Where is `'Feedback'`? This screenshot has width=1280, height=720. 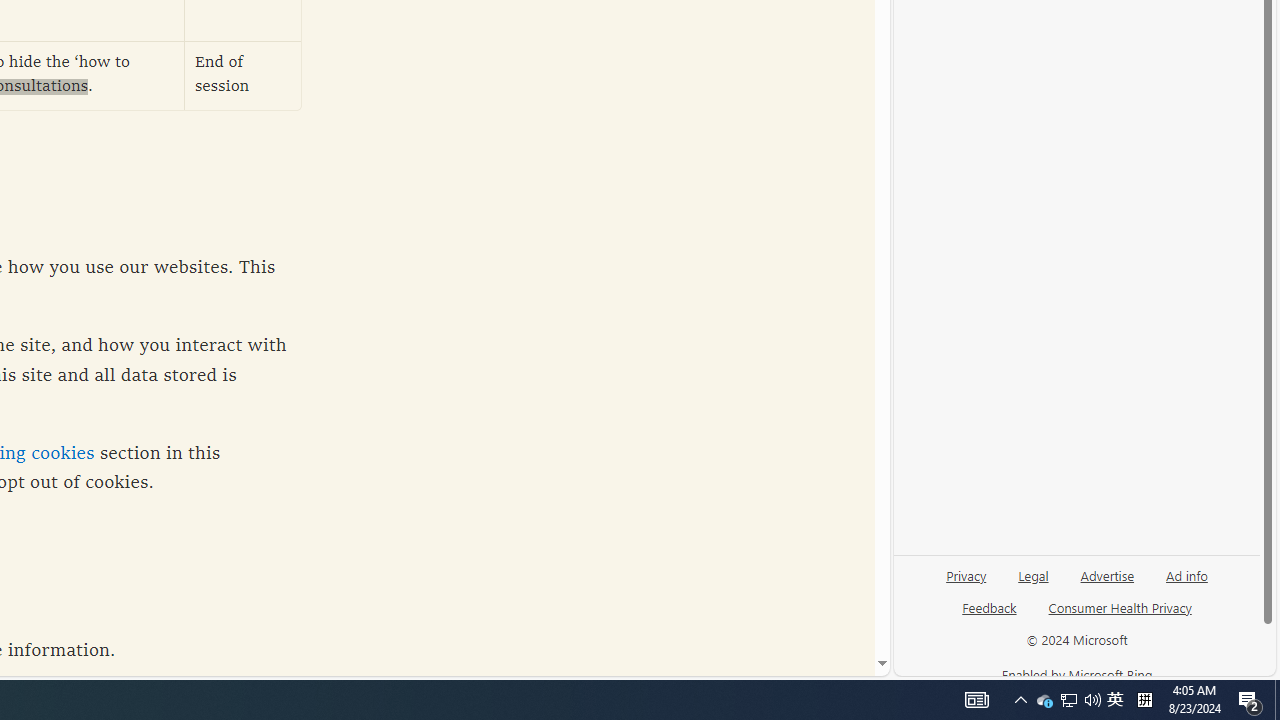 'Feedback' is located at coordinates (989, 614).